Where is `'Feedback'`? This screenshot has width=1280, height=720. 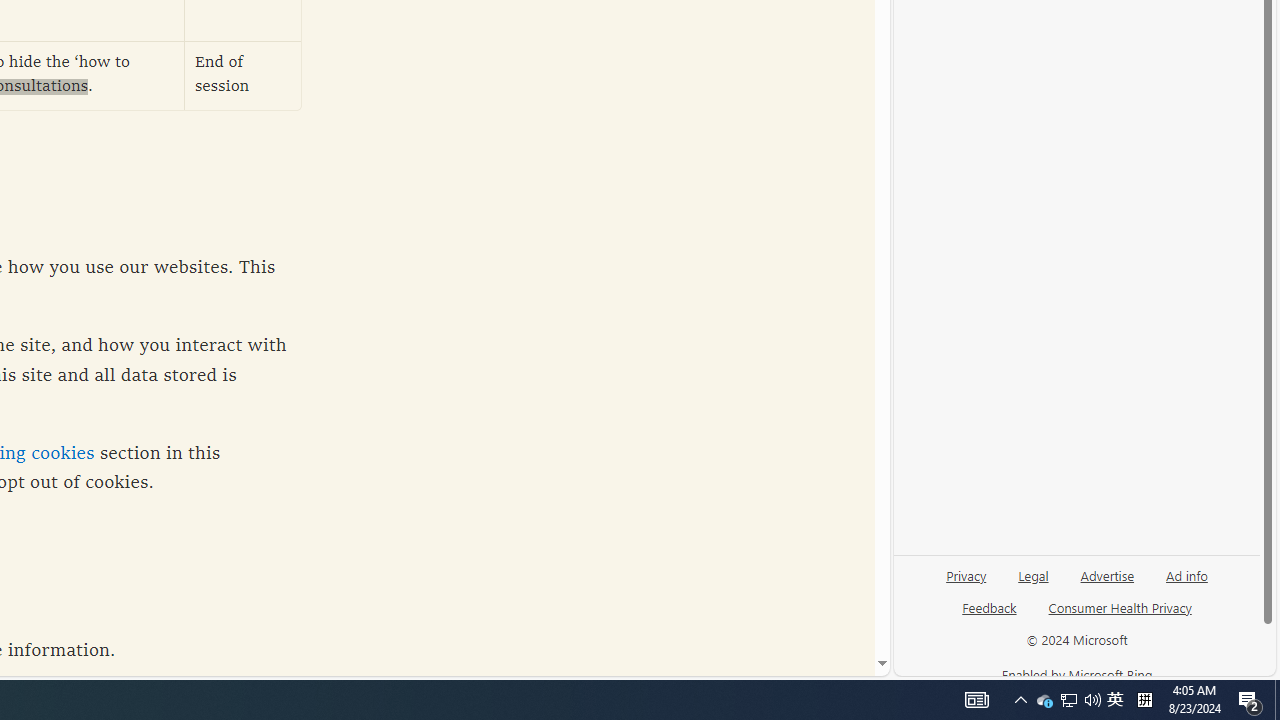 'Feedback' is located at coordinates (989, 614).